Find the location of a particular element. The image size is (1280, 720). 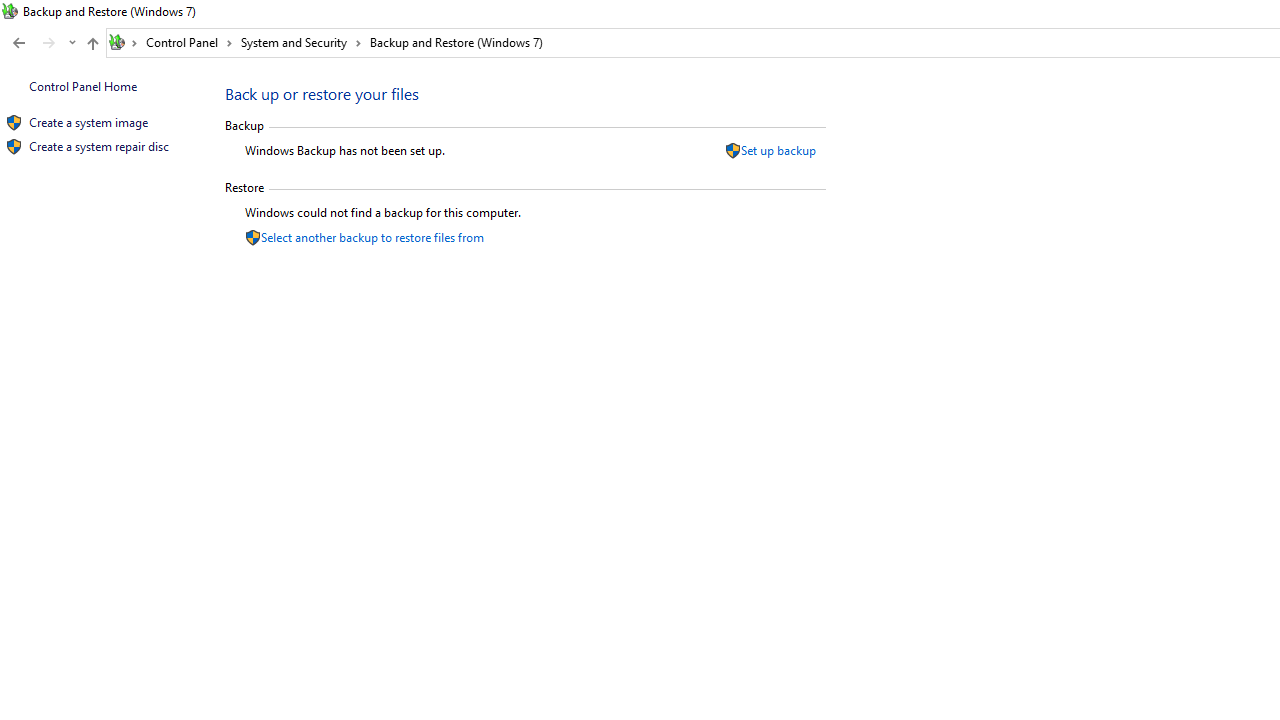

'Up band toolbar' is located at coordinates (91, 45).